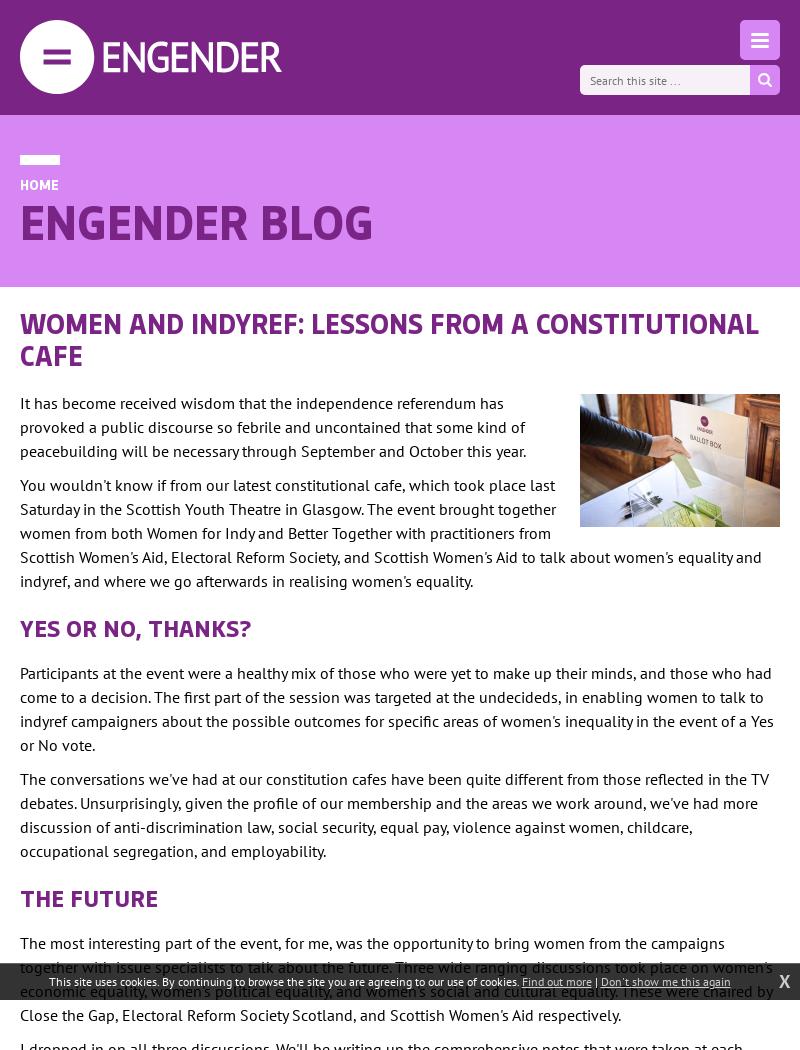 The height and width of the screenshot is (1050, 800). I want to click on 'Women and indyref: lessons from a constitutional cafe', so click(20, 338).